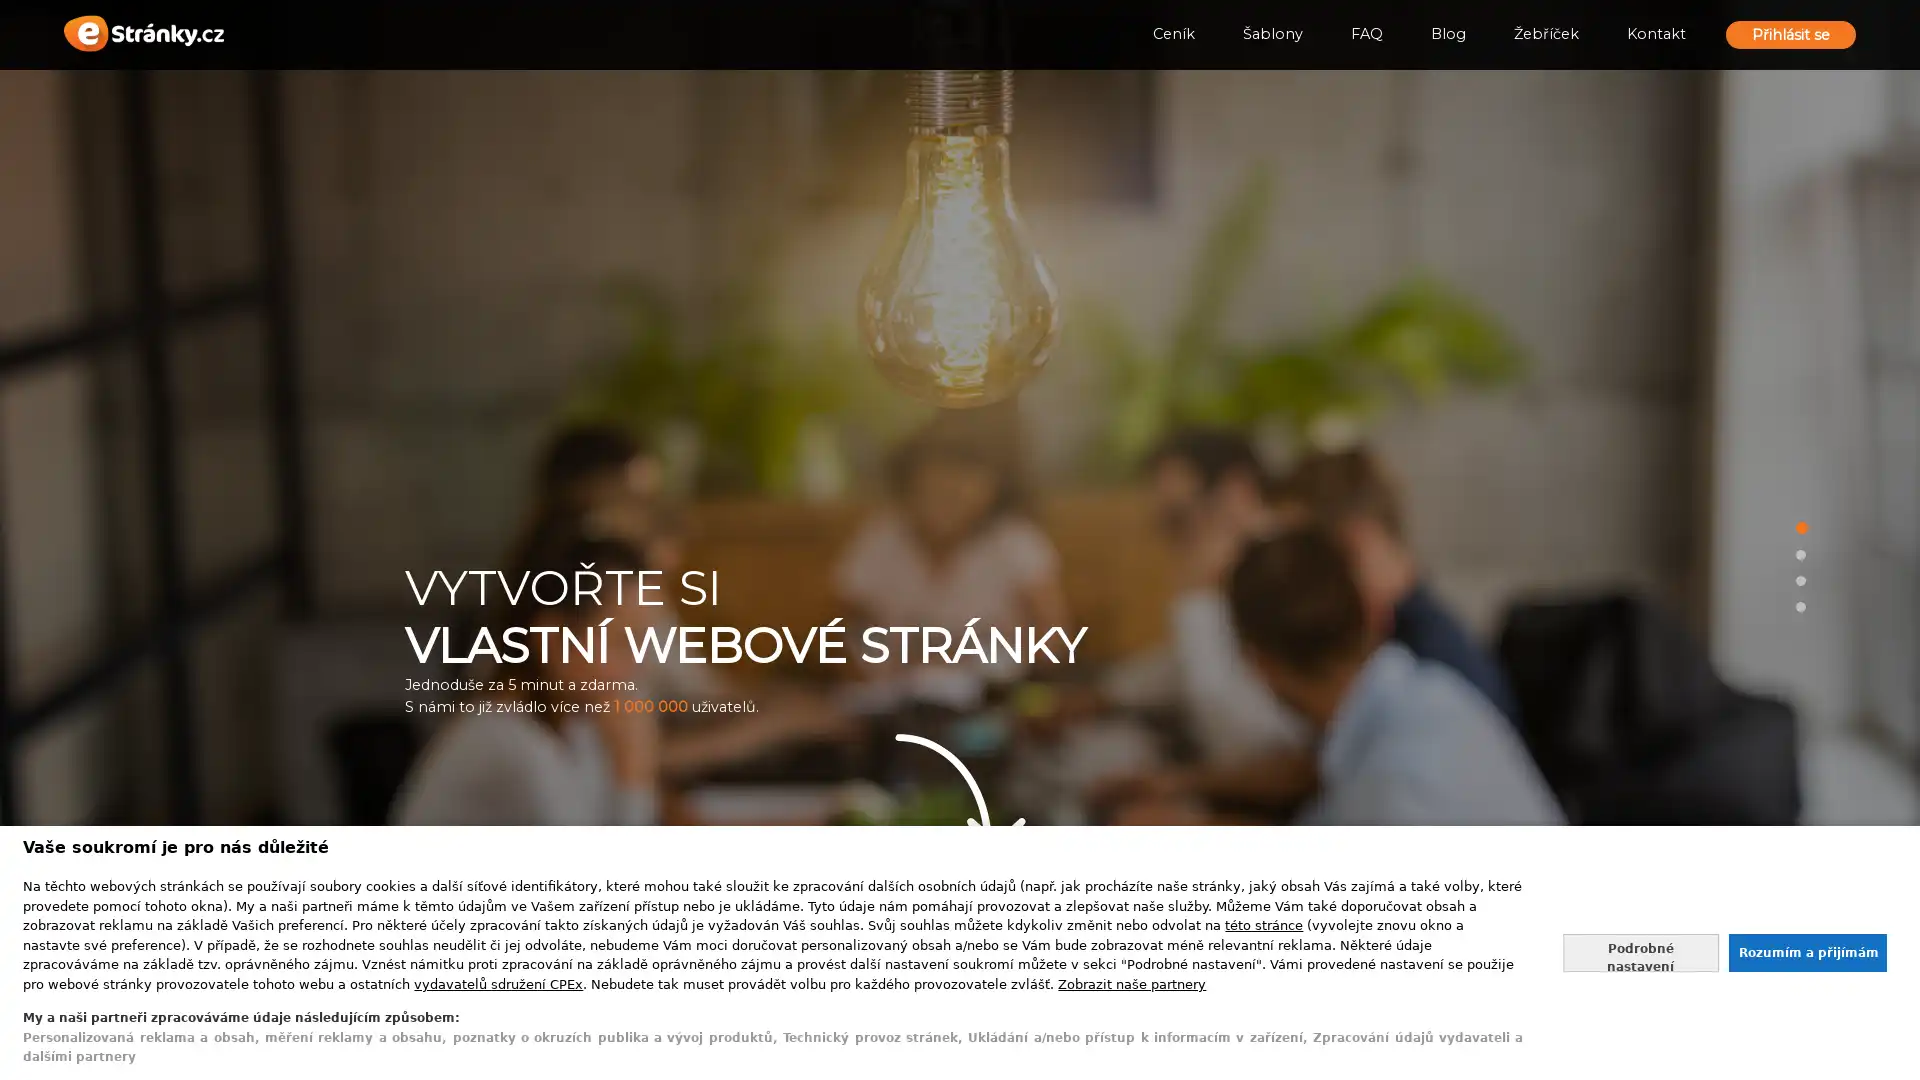 Image resolution: width=1920 pixels, height=1080 pixels. Describe the element at coordinates (1806, 951) in the screenshot. I see `Souhlasit s nasim zpracovanim udaju a zavrit` at that location.